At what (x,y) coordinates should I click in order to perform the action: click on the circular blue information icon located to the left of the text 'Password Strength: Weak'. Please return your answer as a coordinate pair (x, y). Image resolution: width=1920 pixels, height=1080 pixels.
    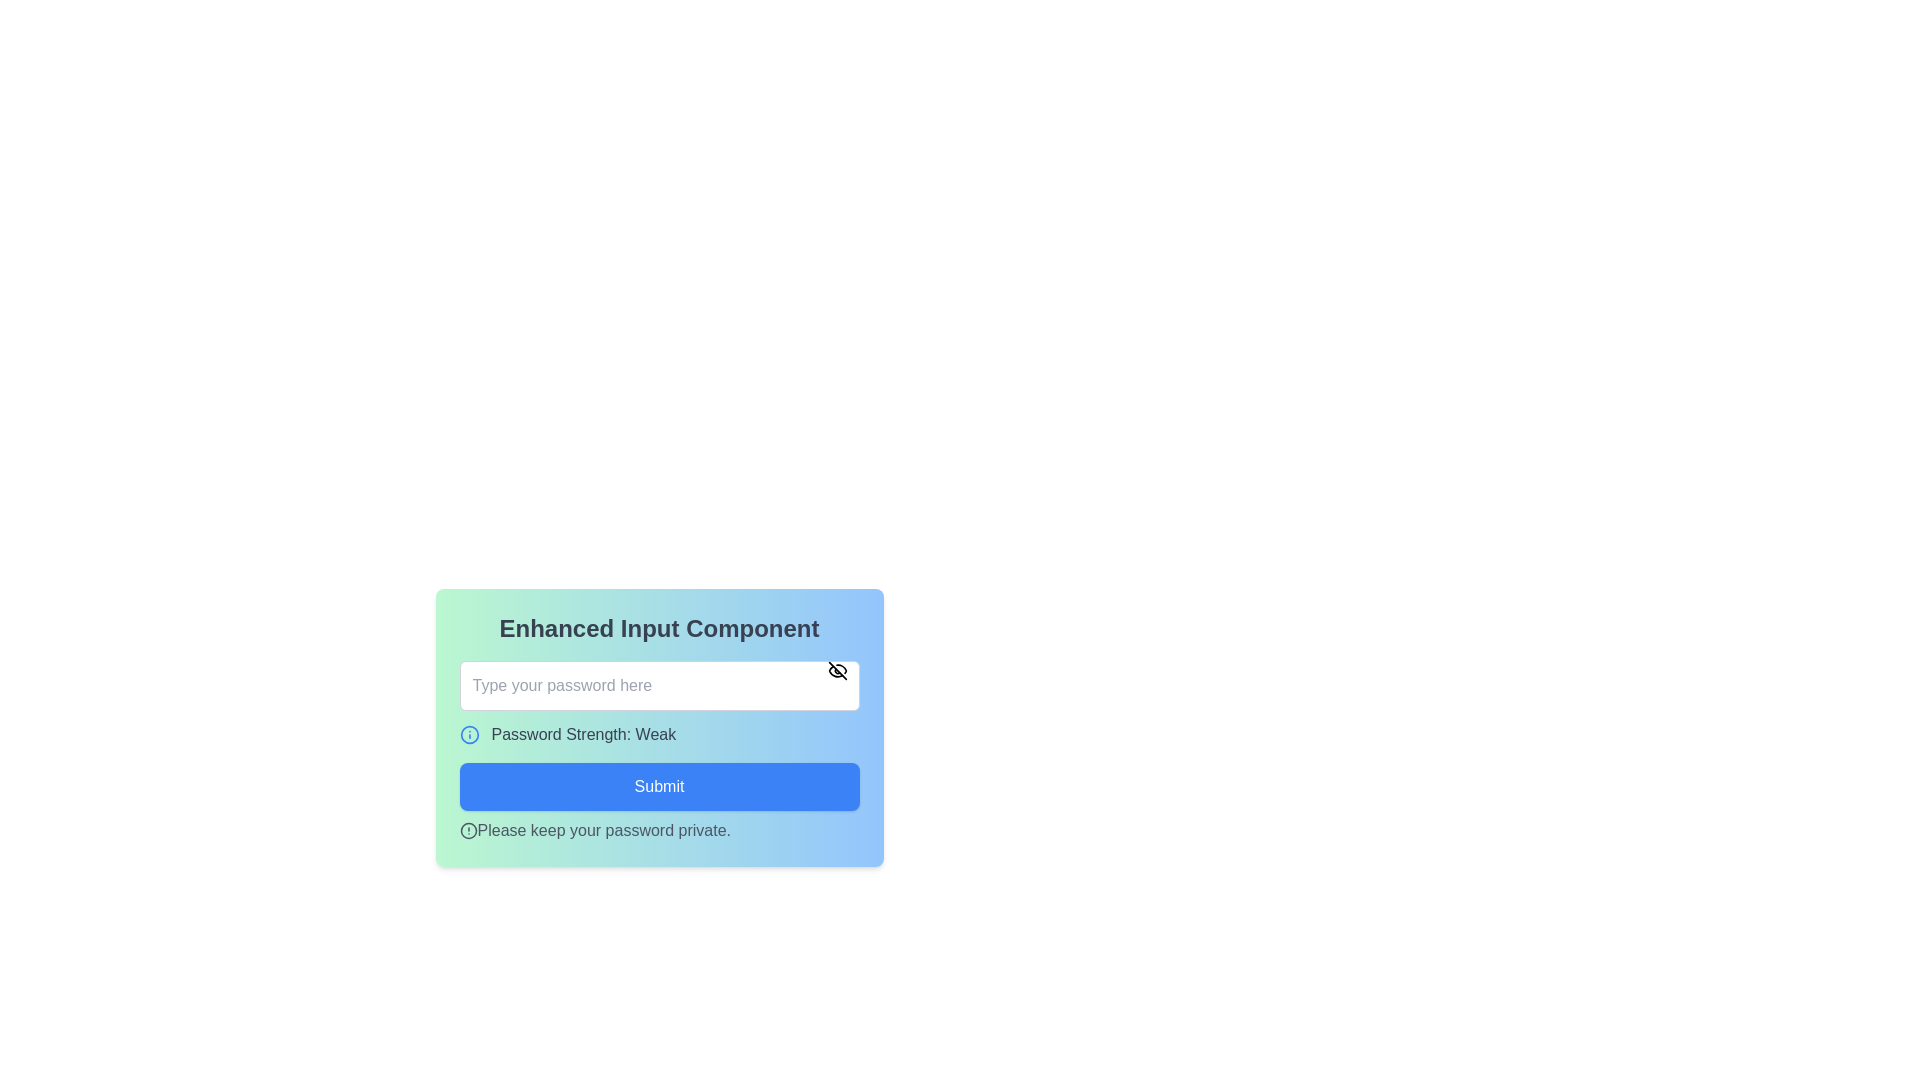
    Looking at the image, I should click on (468, 735).